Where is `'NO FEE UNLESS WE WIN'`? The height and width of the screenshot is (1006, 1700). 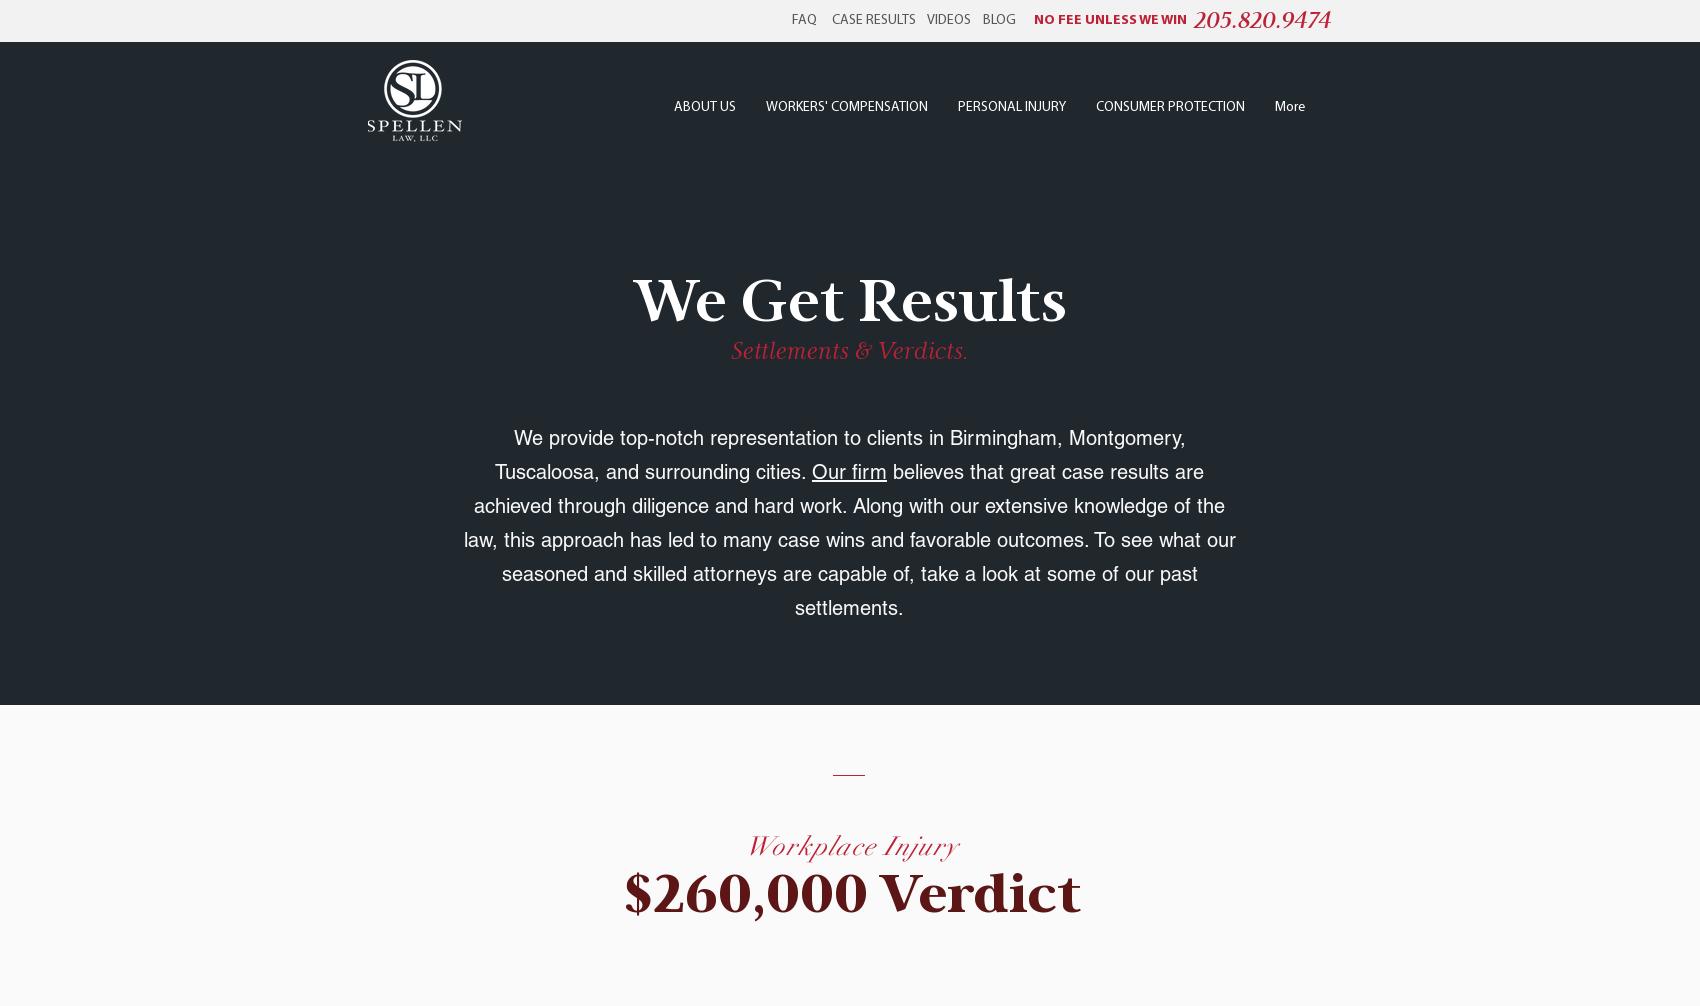
'NO FEE UNLESS WE WIN' is located at coordinates (1110, 20).